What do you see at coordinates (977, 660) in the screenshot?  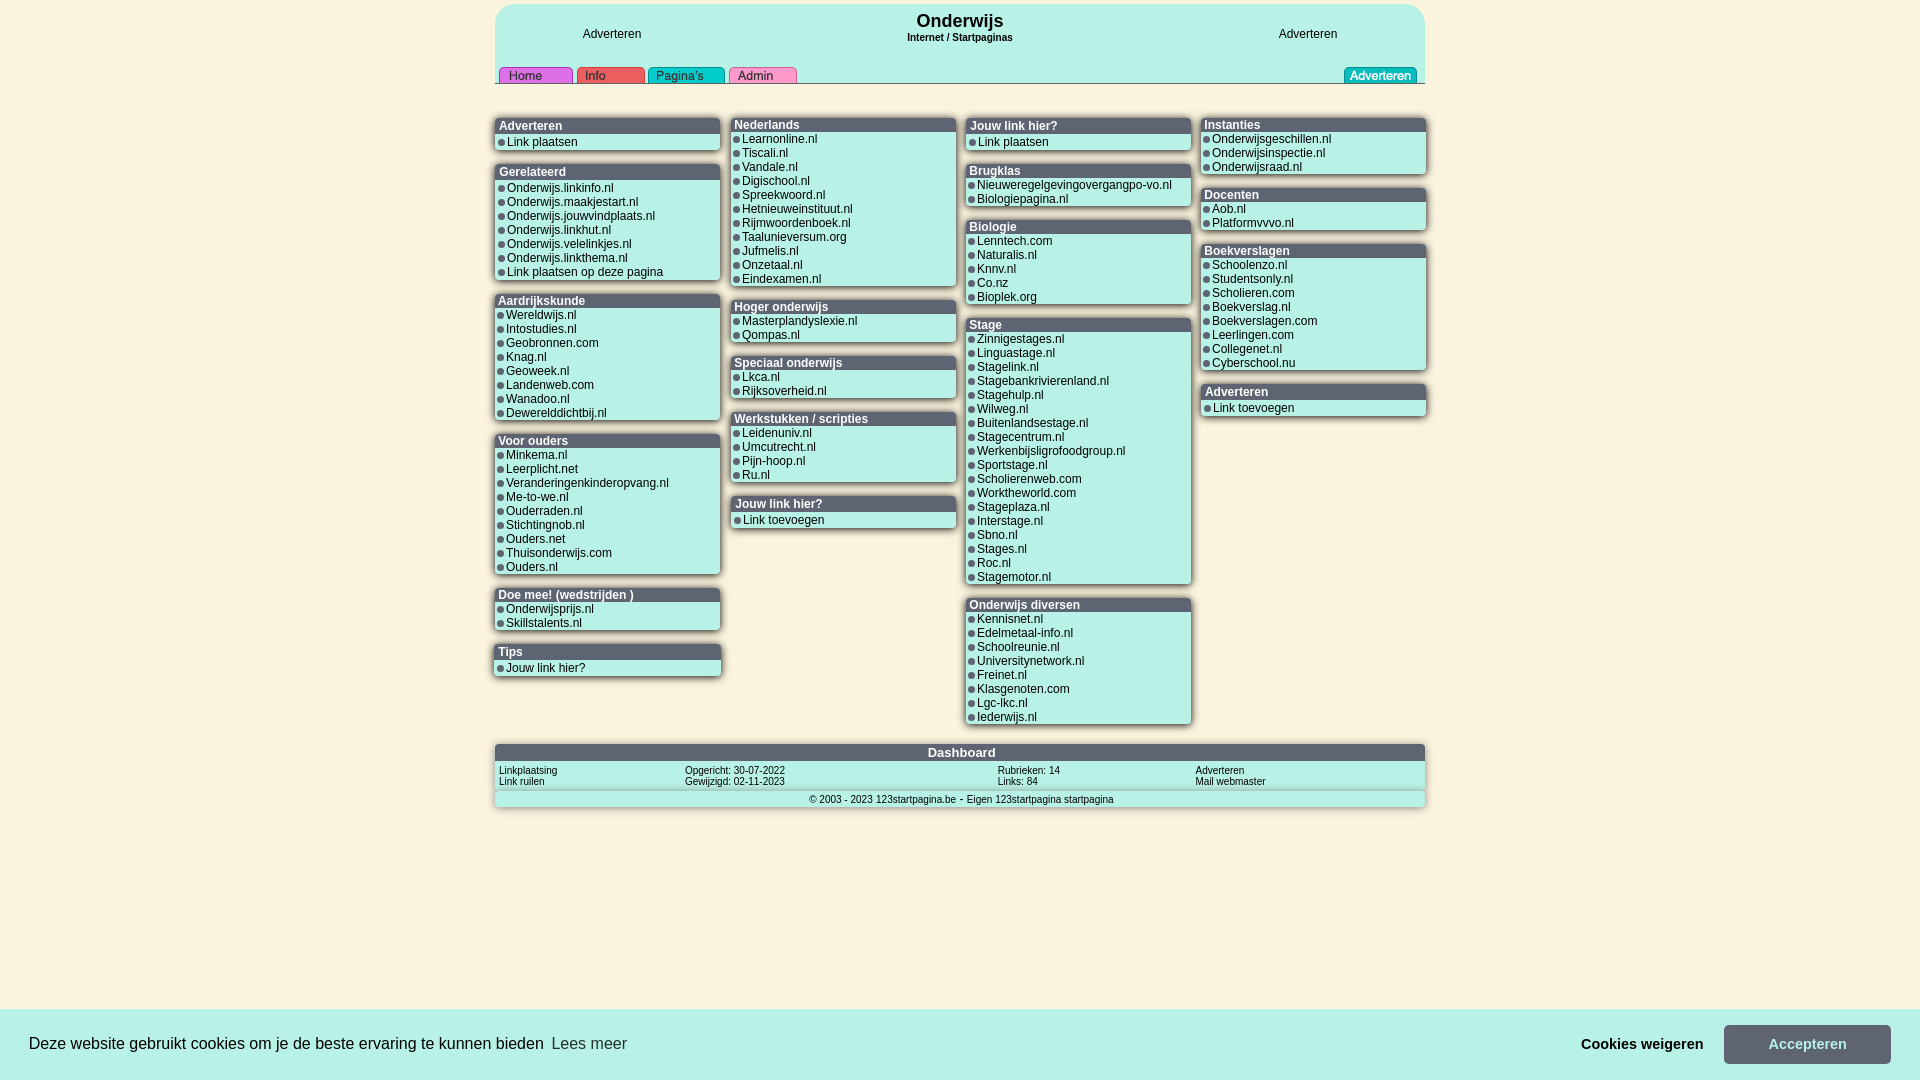 I see `'Universitynetwork.nl'` at bounding box center [977, 660].